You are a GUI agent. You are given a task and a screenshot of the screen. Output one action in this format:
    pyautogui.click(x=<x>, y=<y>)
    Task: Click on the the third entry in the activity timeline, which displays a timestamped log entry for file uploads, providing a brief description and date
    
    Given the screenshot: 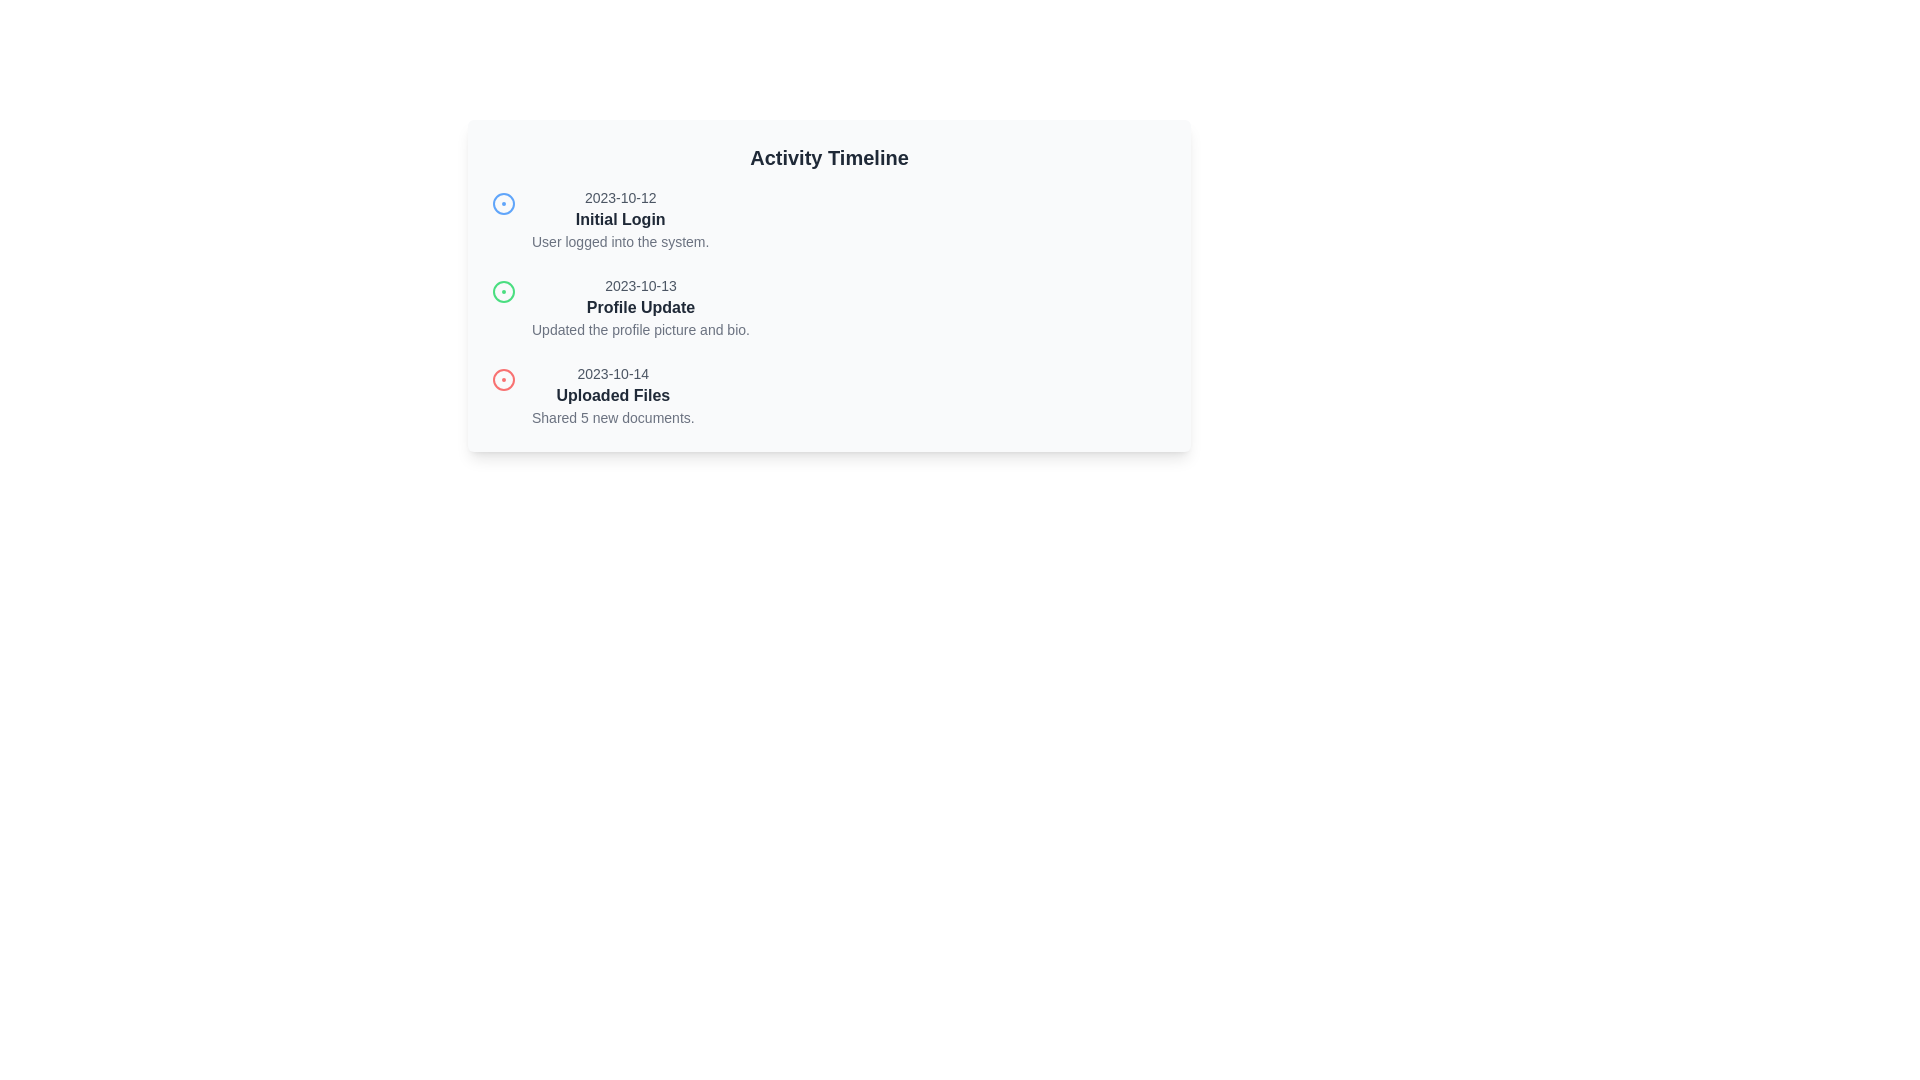 What is the action you would take?
    pyautogui.click(x=612, y=396)
    